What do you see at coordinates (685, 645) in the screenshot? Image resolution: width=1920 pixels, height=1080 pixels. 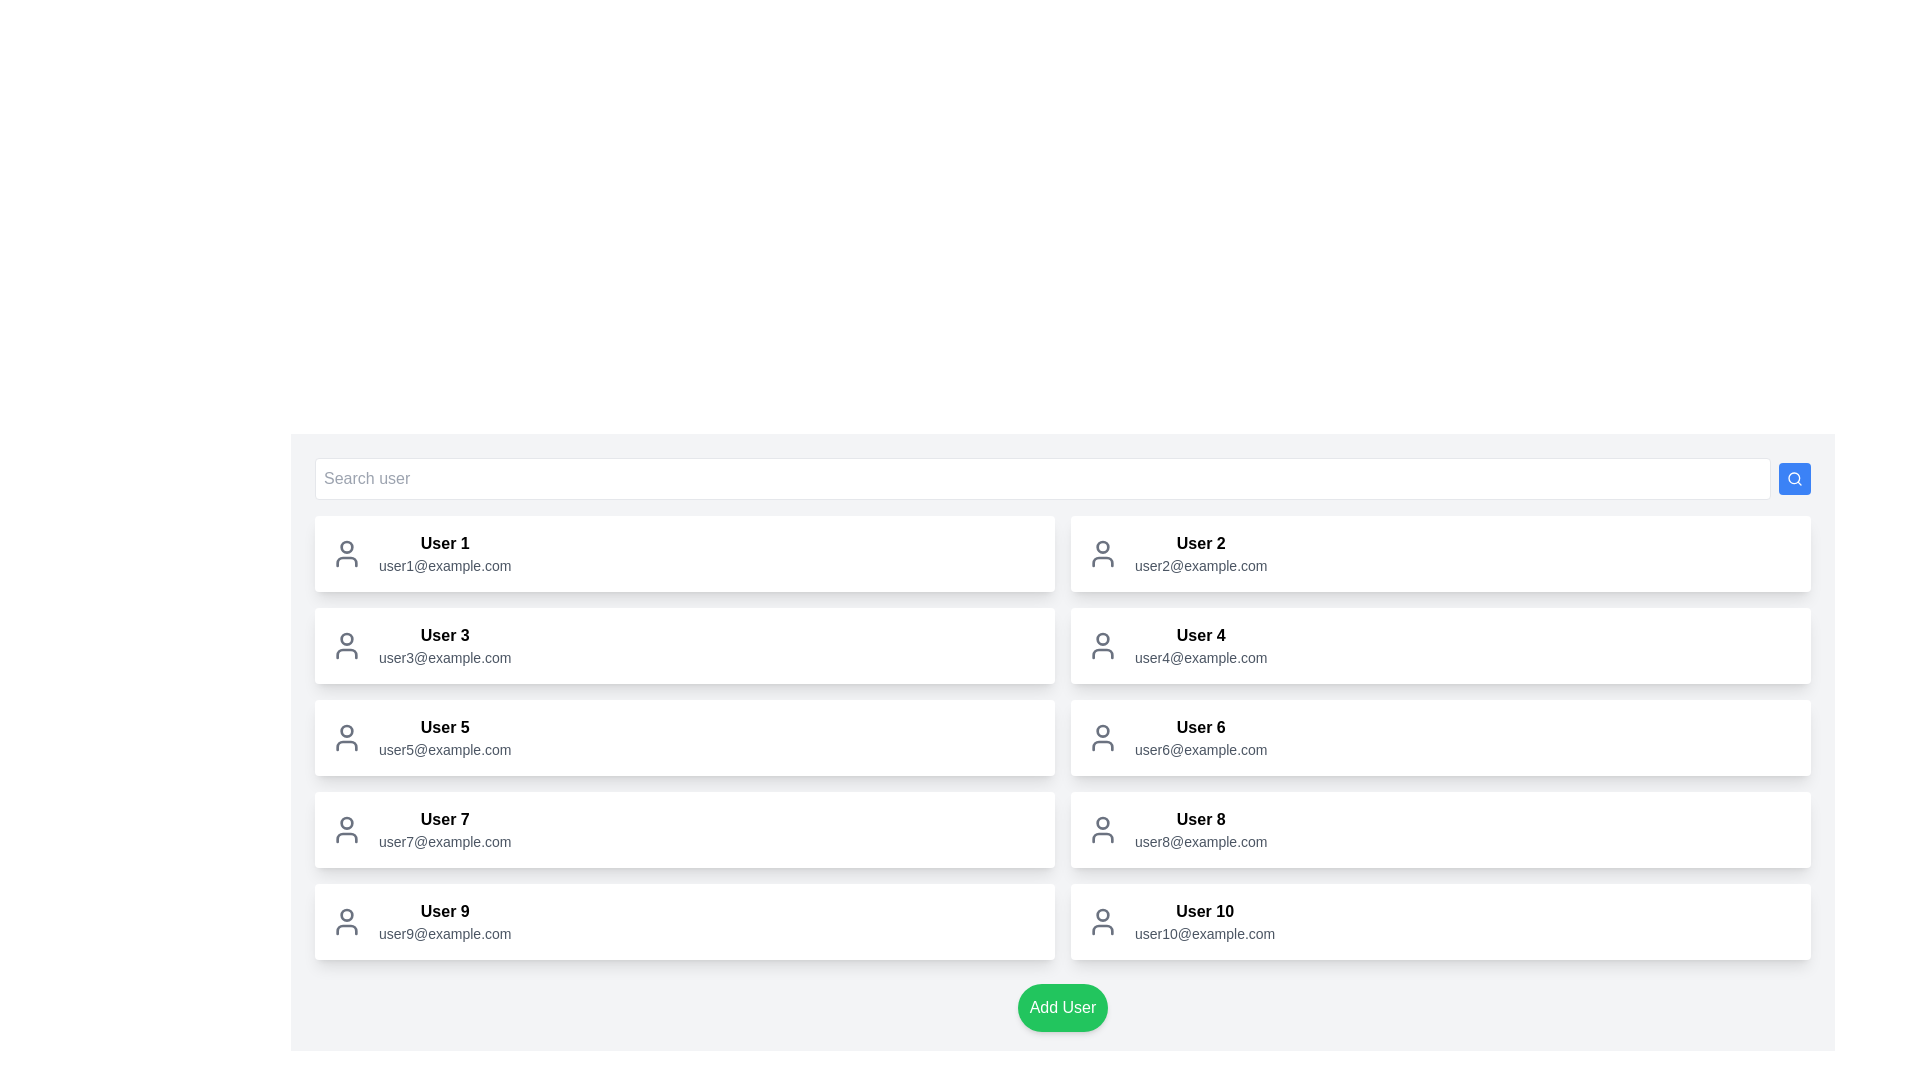 I see `the third user profile card component in the left column` at bounding box center [685, 645].